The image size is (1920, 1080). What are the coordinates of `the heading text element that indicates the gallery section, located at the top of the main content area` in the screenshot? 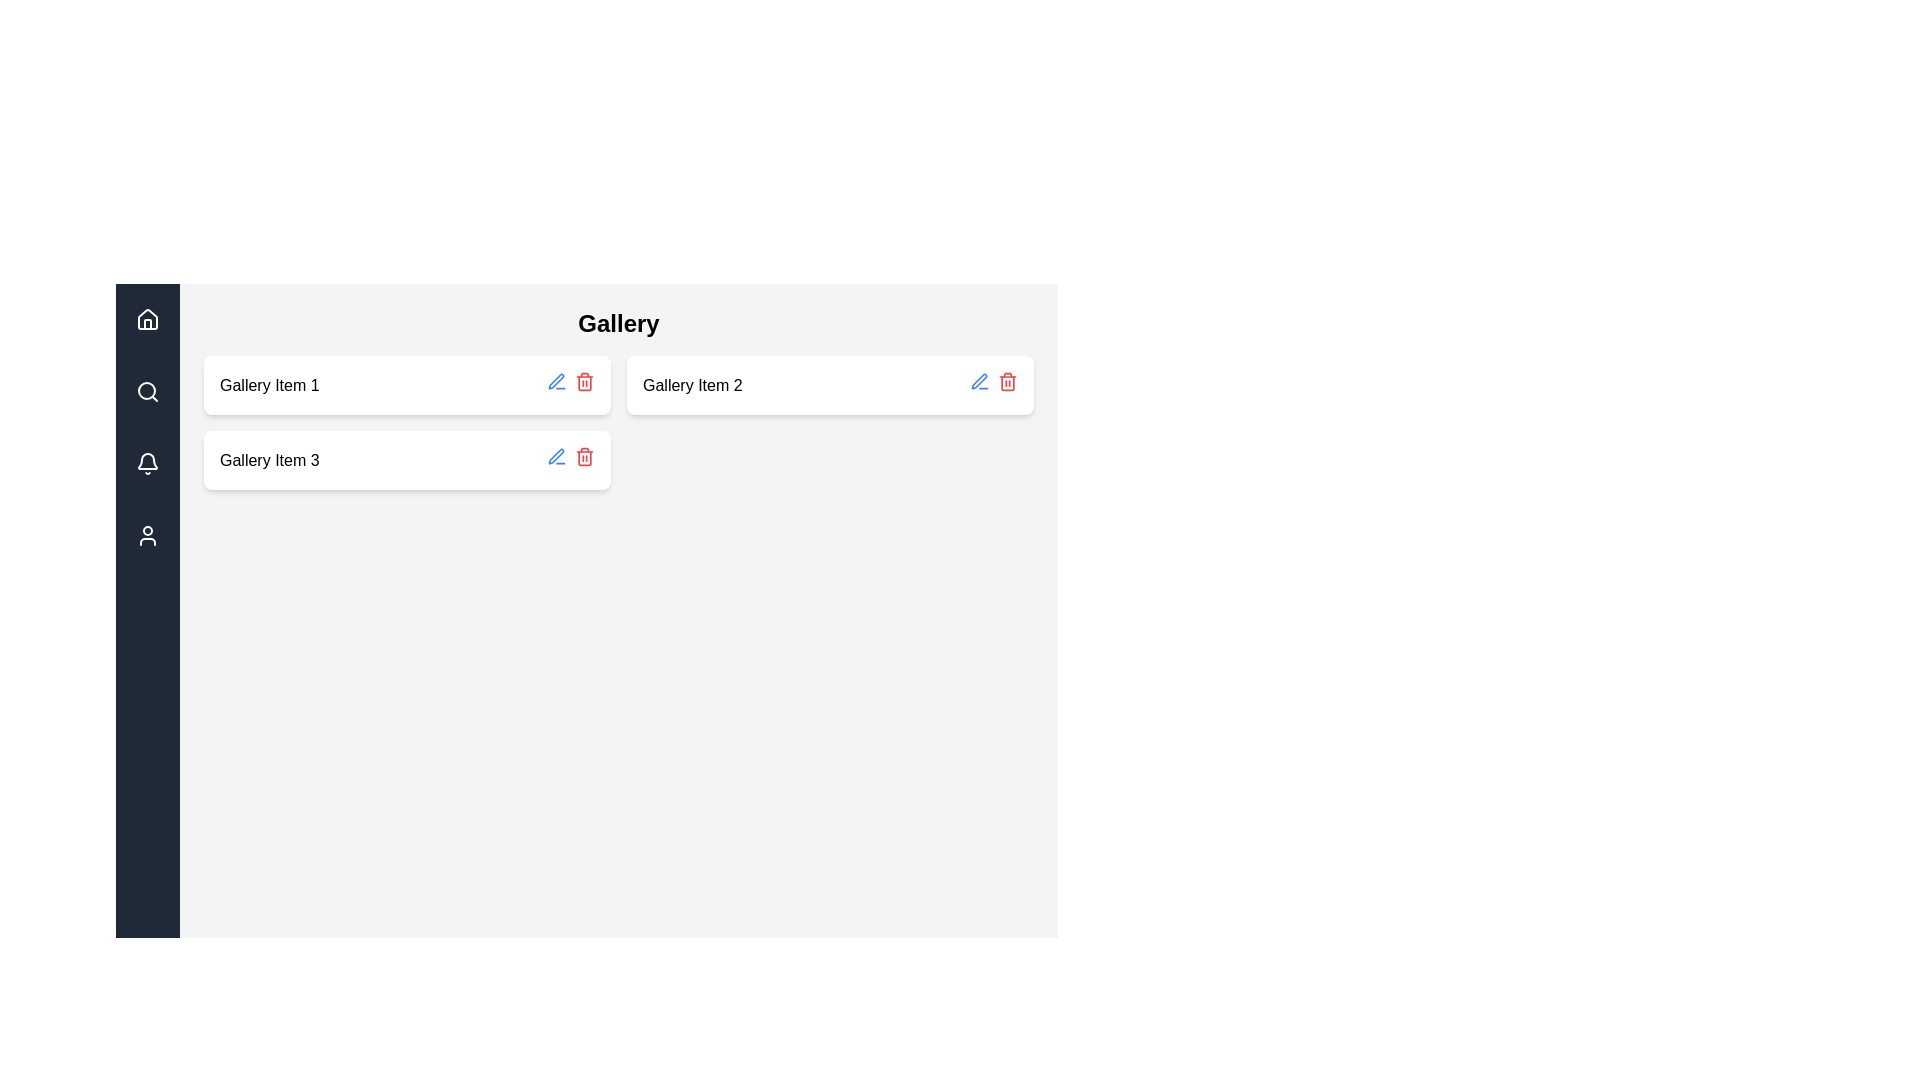 It's located at (618, 323).